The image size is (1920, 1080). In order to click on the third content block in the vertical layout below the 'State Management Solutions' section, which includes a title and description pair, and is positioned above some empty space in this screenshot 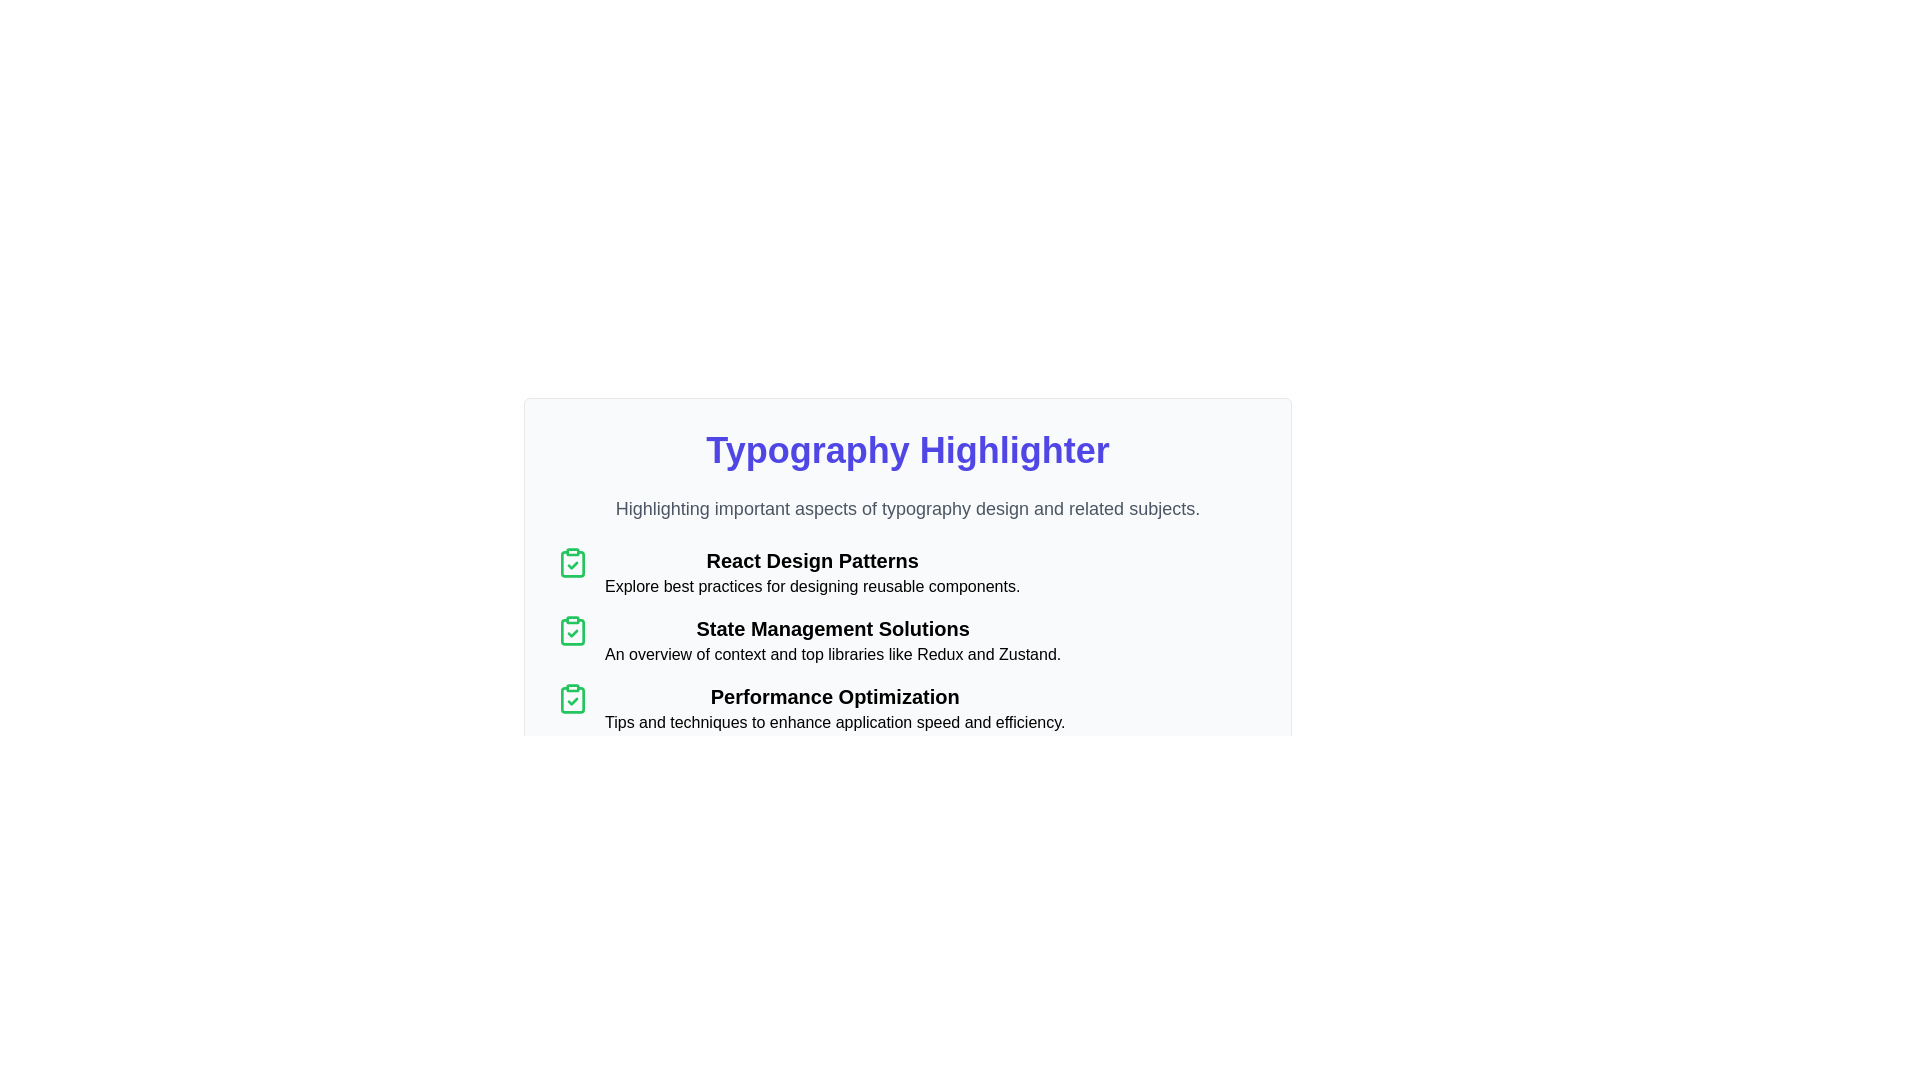, I will do `click(835, 708)`.